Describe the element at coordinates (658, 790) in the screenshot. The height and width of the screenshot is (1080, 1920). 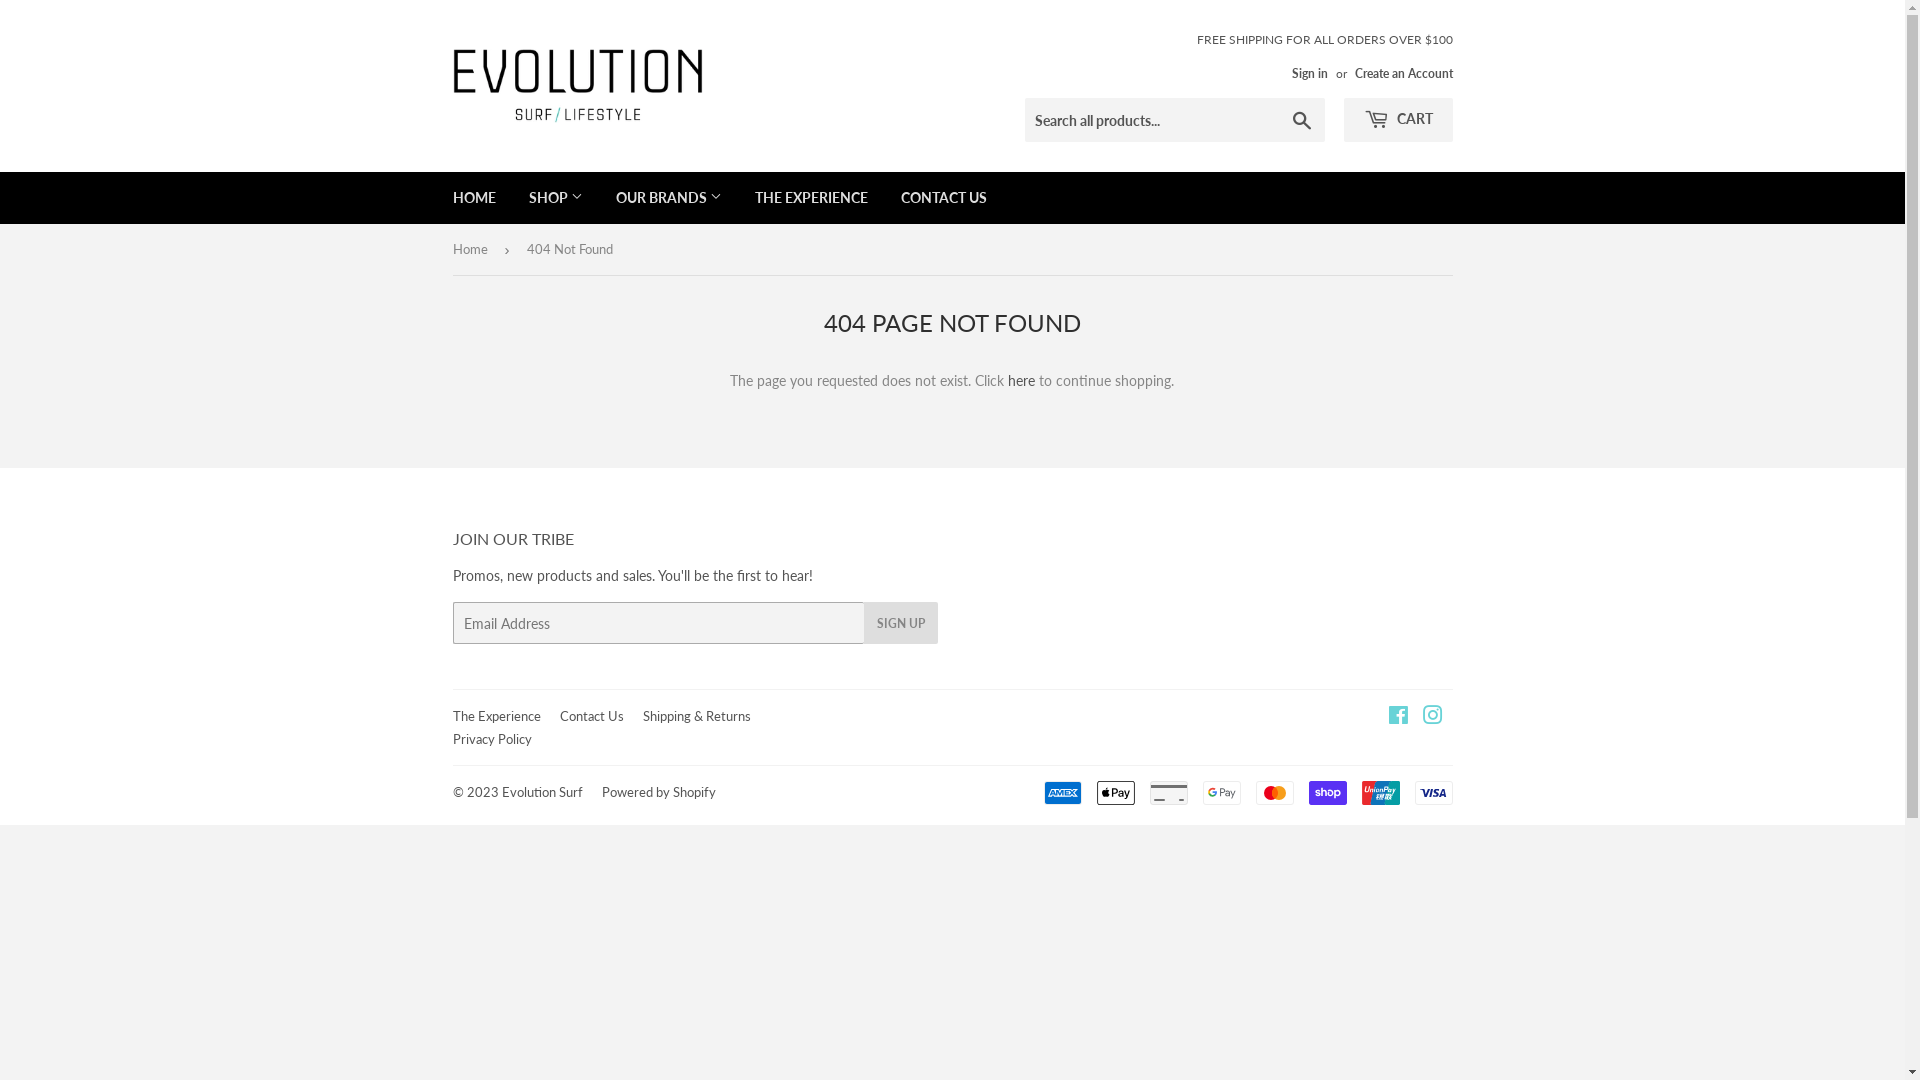
I see `'Powered by Shopify'` at that location.